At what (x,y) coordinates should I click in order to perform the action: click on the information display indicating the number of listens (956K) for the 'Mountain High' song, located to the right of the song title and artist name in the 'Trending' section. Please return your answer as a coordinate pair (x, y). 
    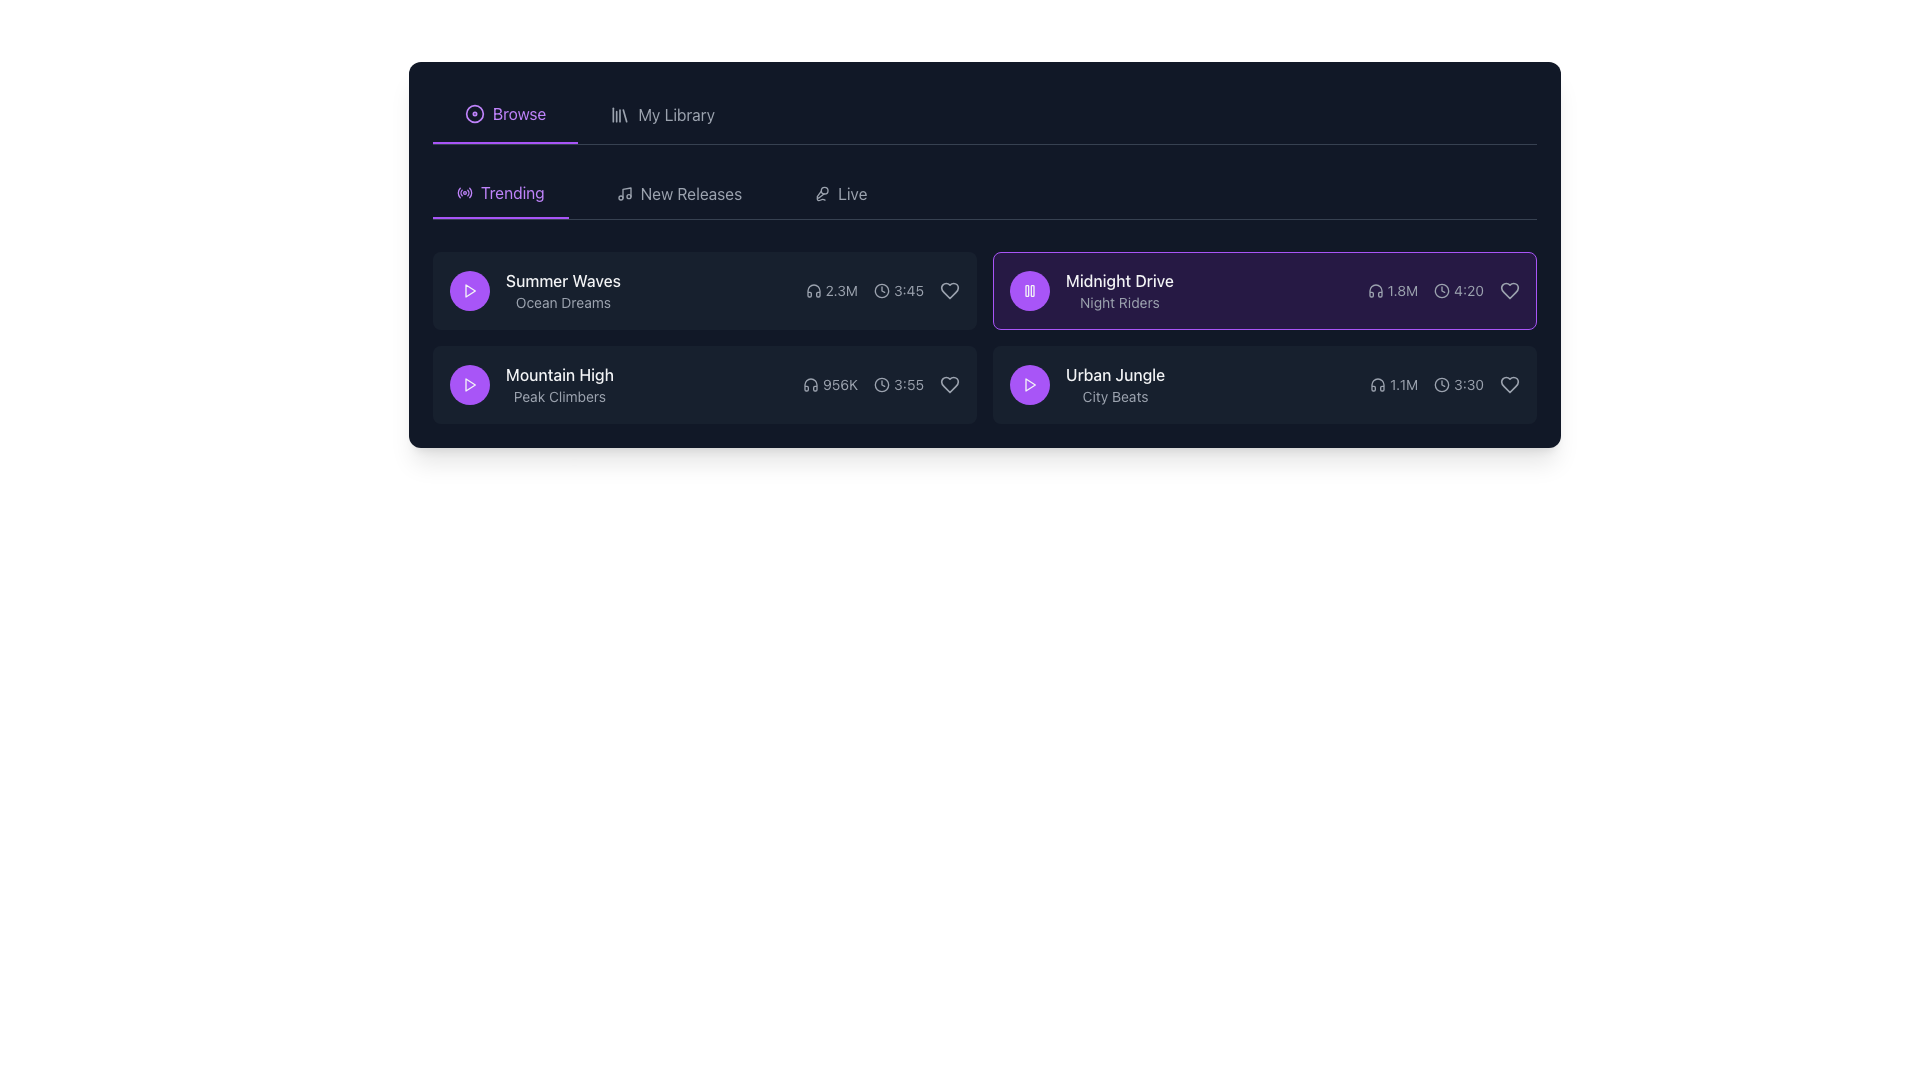
    Looking at the image, I should click on (830, 385).